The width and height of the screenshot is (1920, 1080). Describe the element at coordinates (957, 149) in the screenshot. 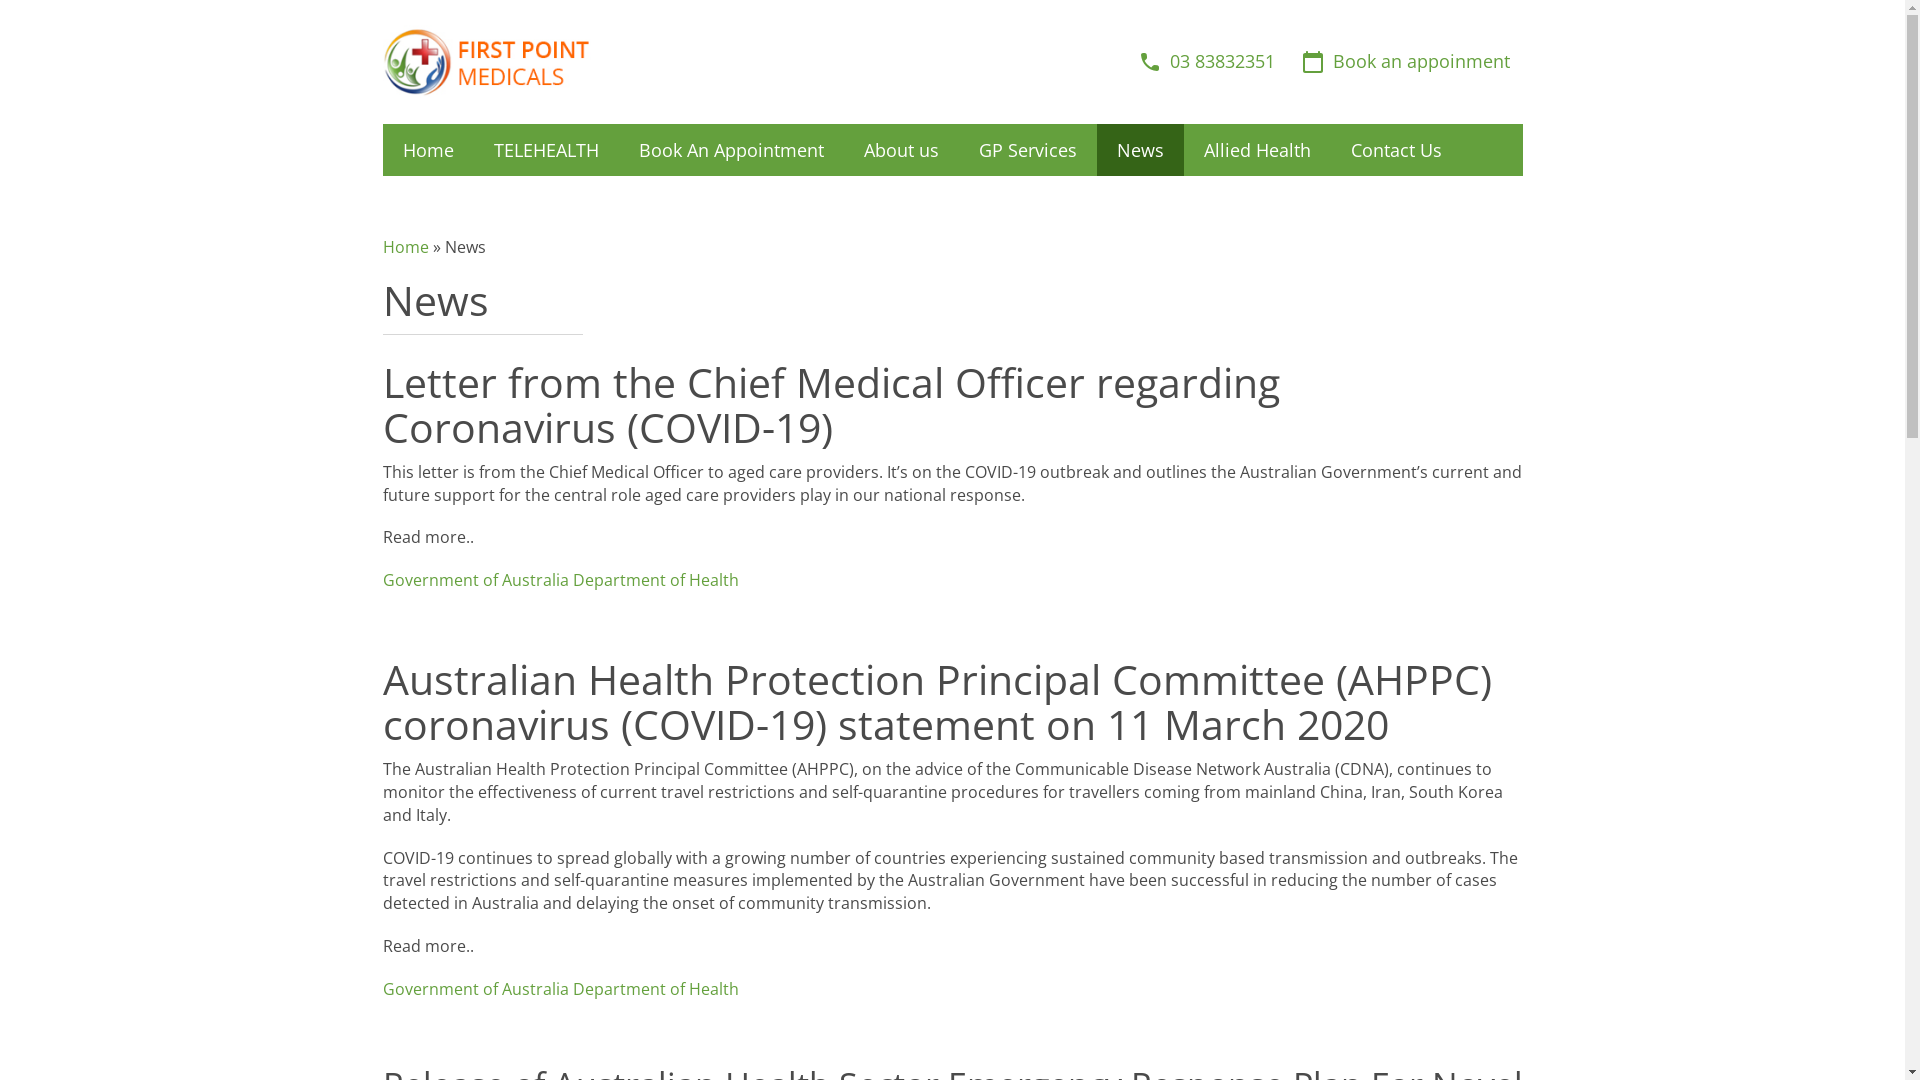

I see `'GP Services'` at that location.